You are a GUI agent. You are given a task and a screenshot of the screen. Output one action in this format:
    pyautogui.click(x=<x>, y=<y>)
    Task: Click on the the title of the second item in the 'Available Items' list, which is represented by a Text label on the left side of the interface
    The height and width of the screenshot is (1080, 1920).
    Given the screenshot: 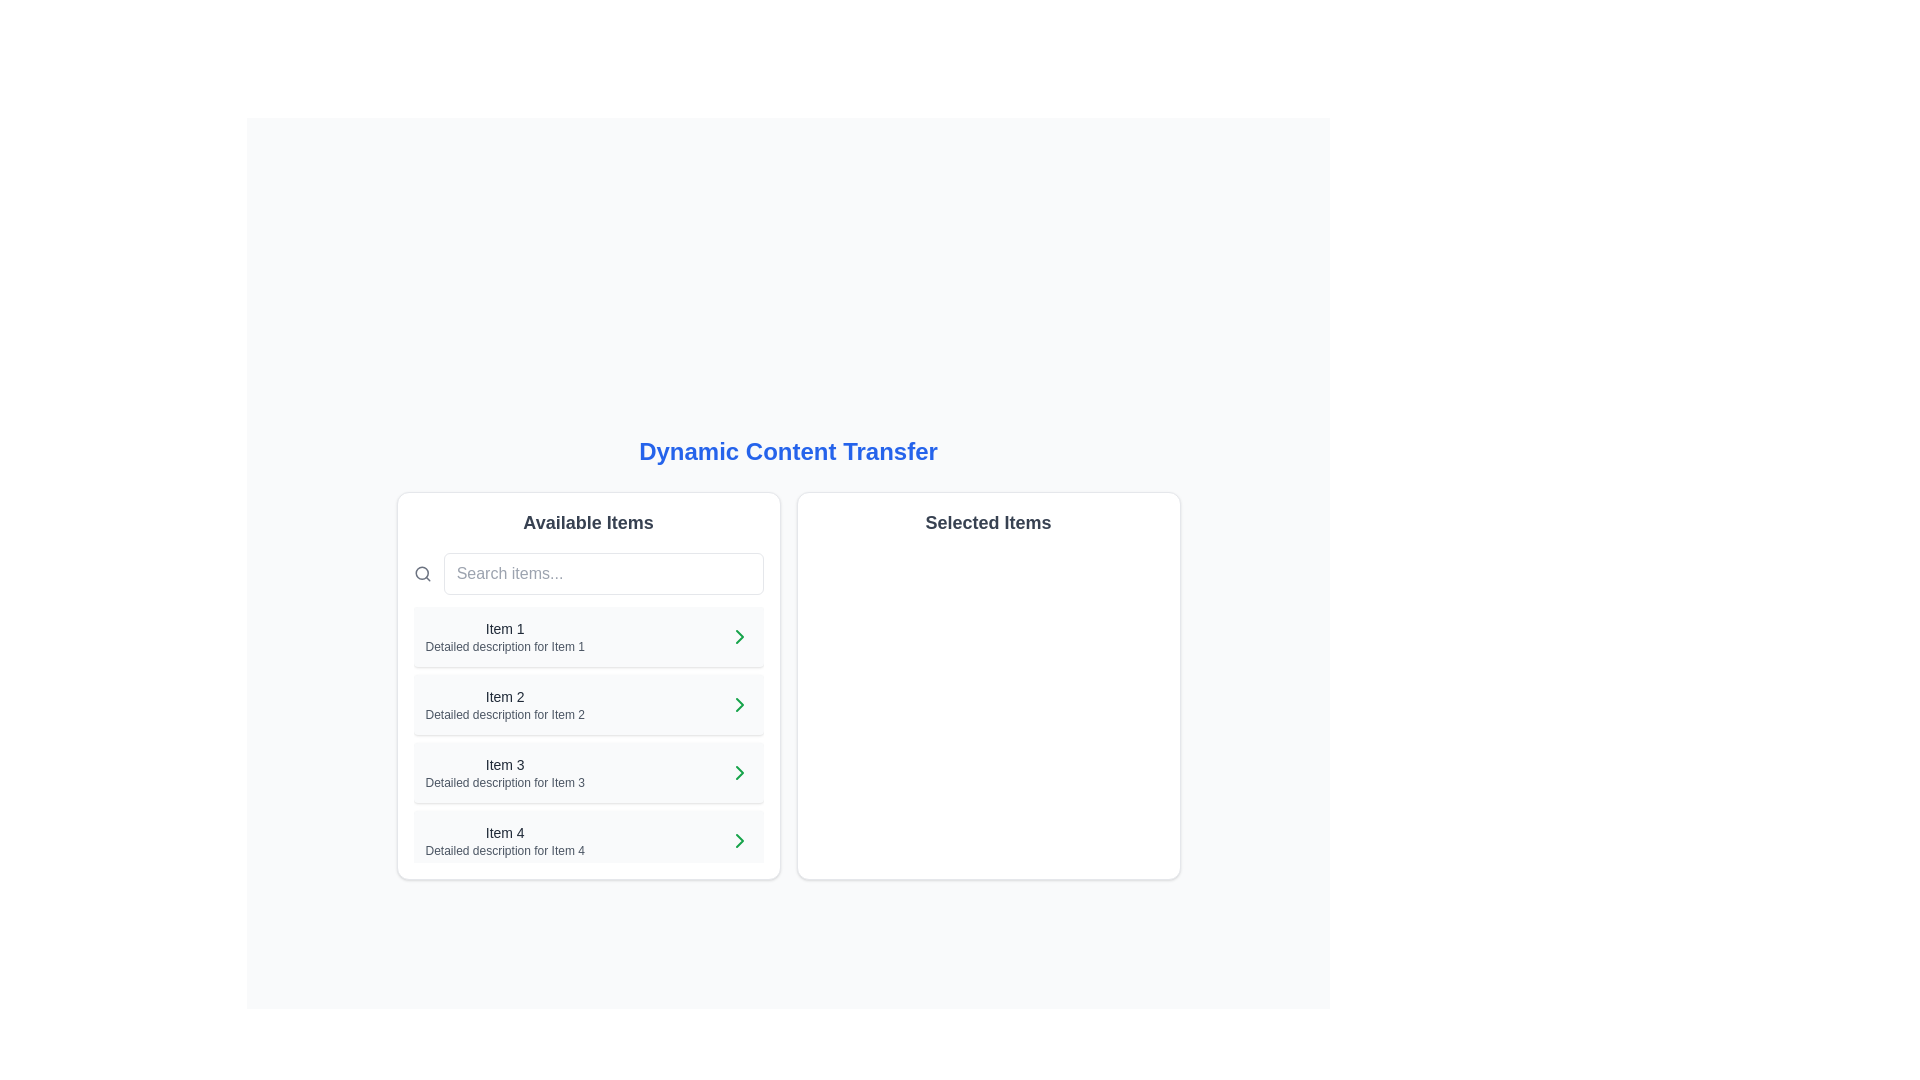 What is the action you would take?
    pyautogui.click(x=505, y=696)
    